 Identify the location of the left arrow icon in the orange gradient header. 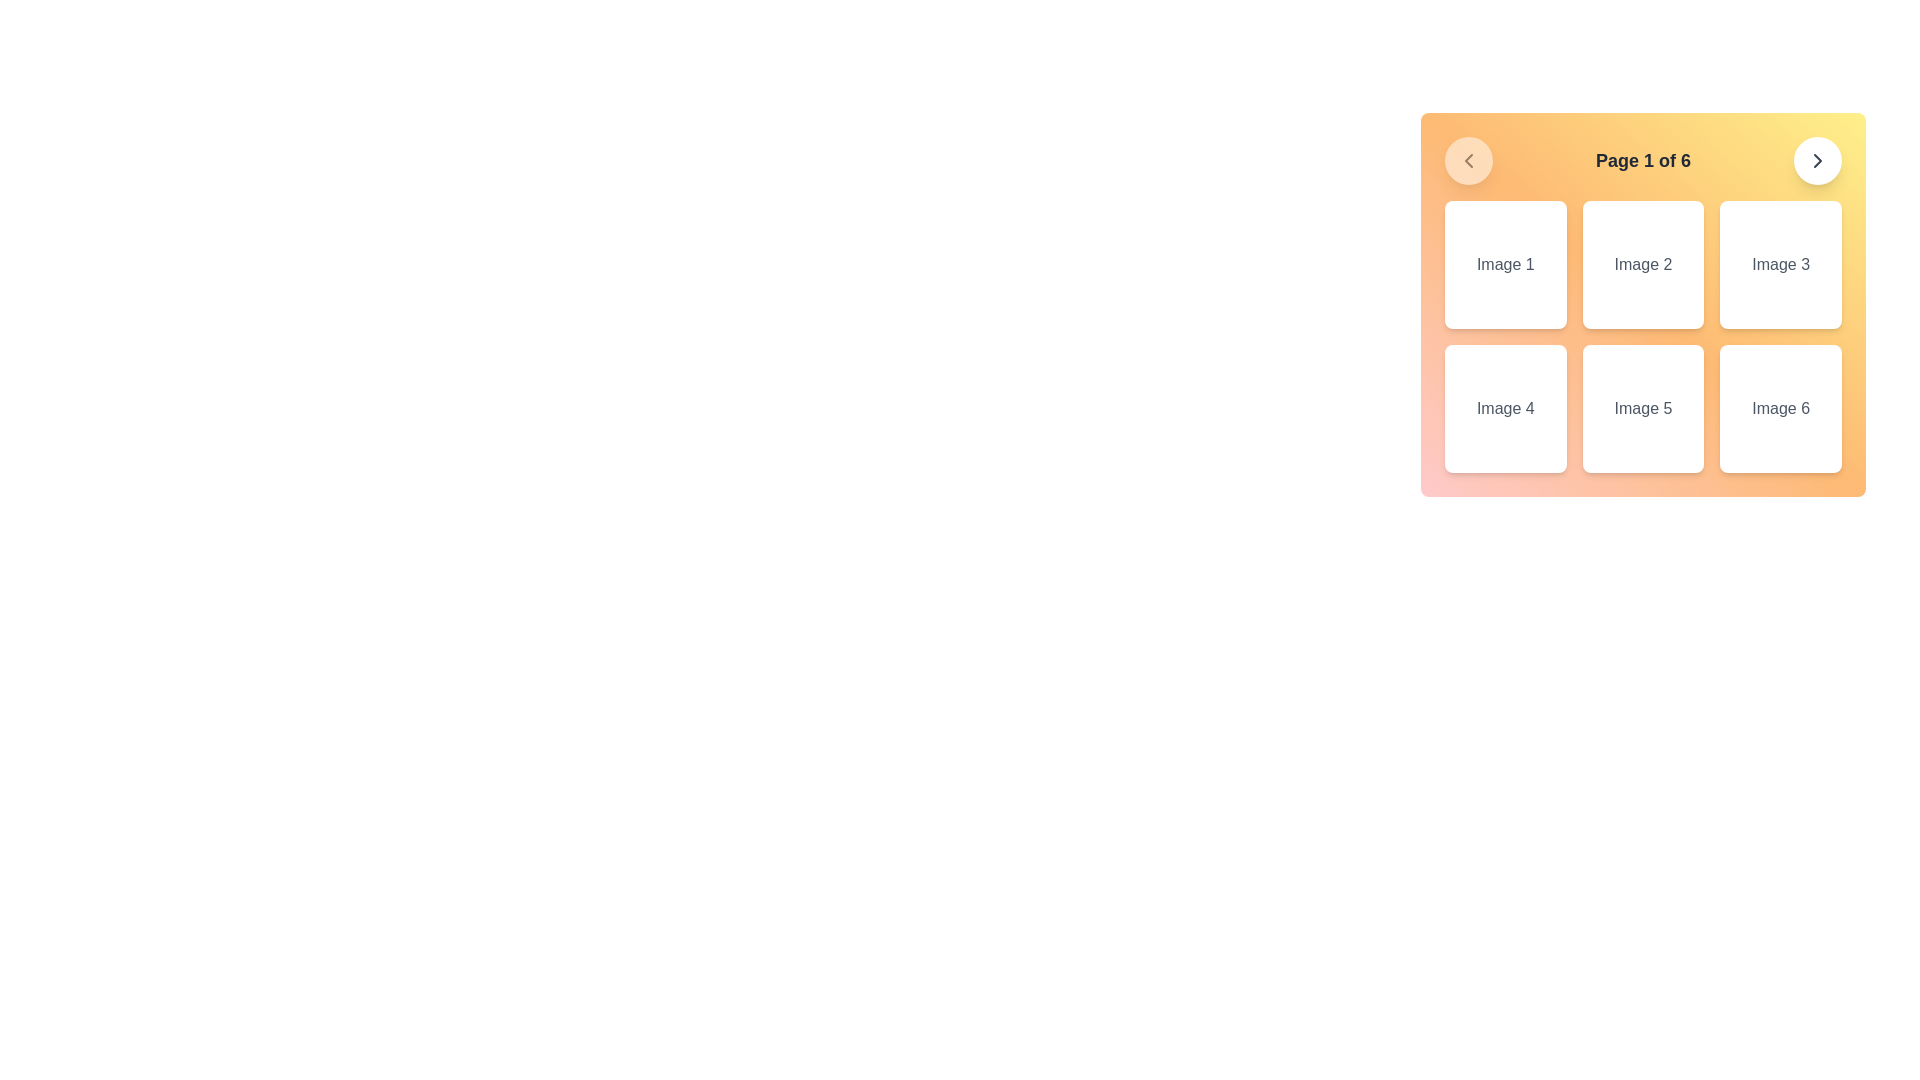
(1468, 160).